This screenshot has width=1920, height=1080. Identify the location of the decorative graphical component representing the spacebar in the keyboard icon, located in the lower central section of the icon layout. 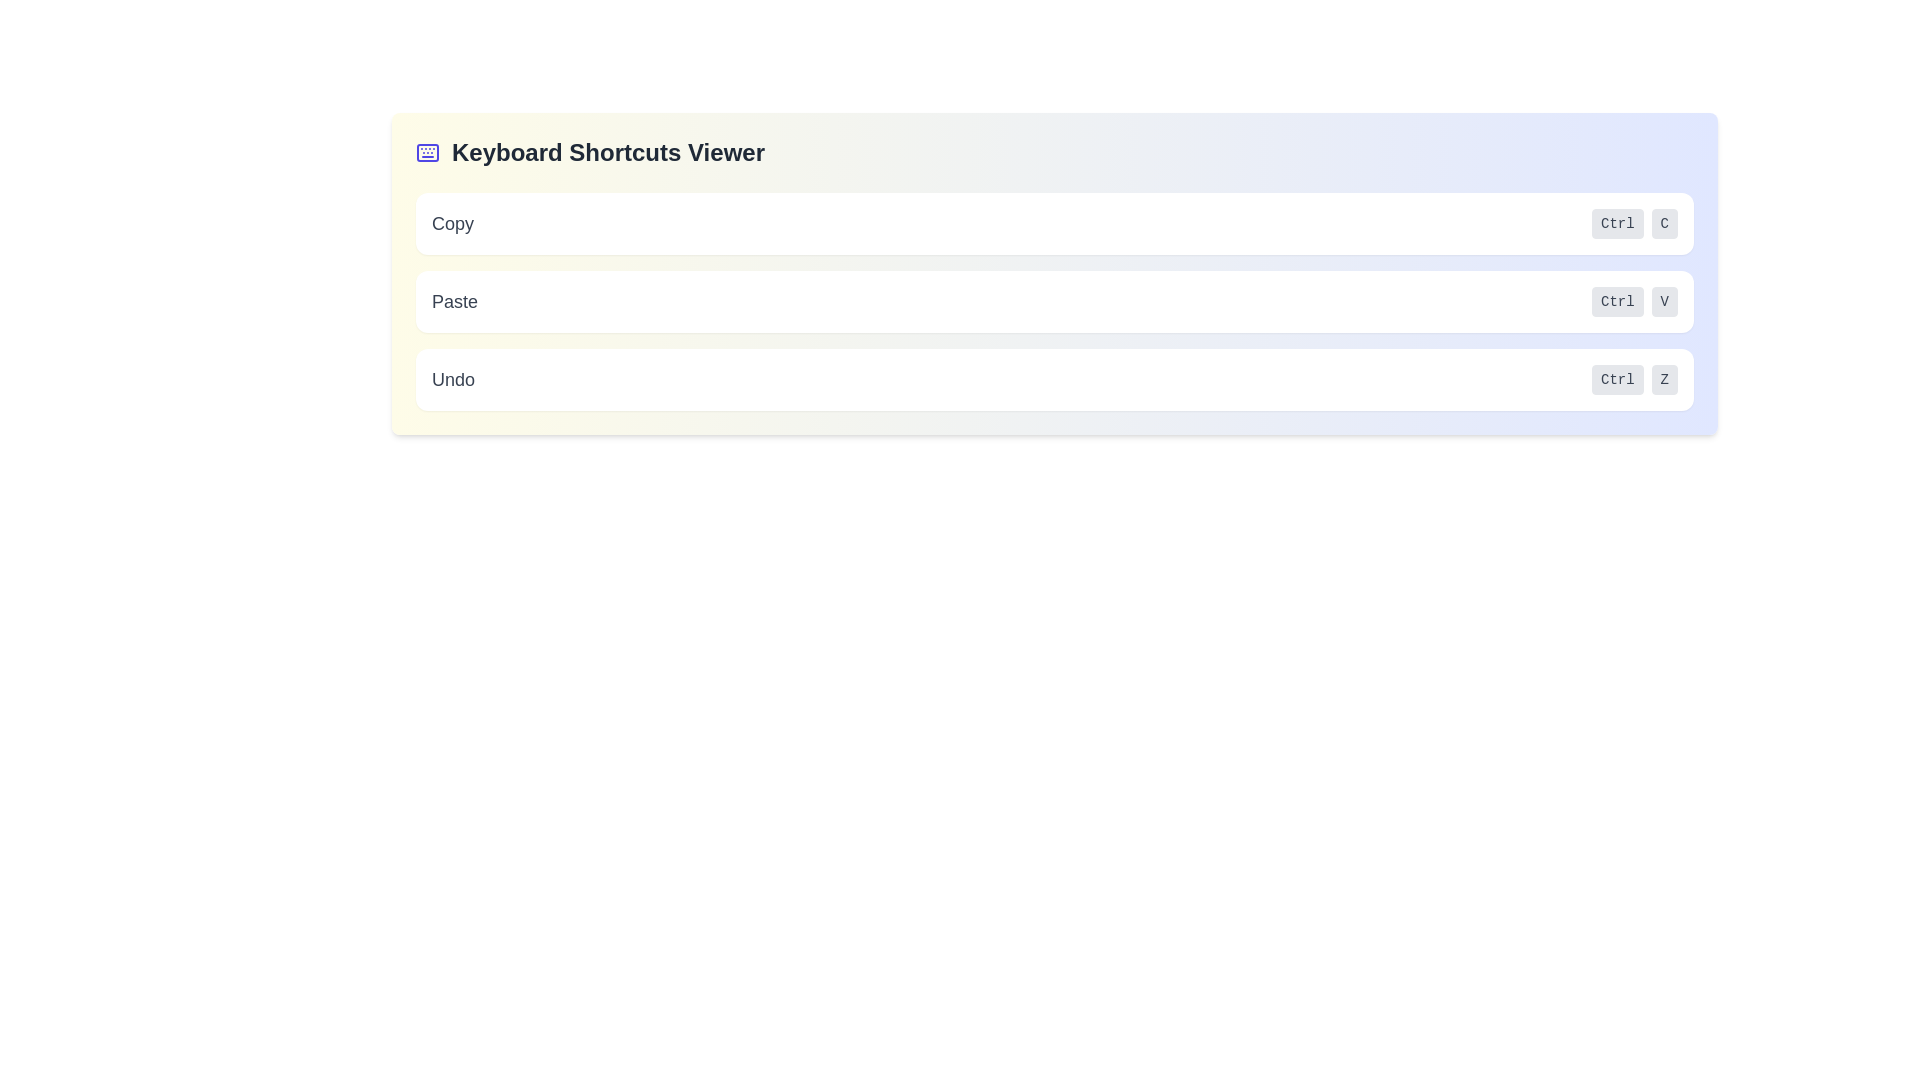
(426, 152).